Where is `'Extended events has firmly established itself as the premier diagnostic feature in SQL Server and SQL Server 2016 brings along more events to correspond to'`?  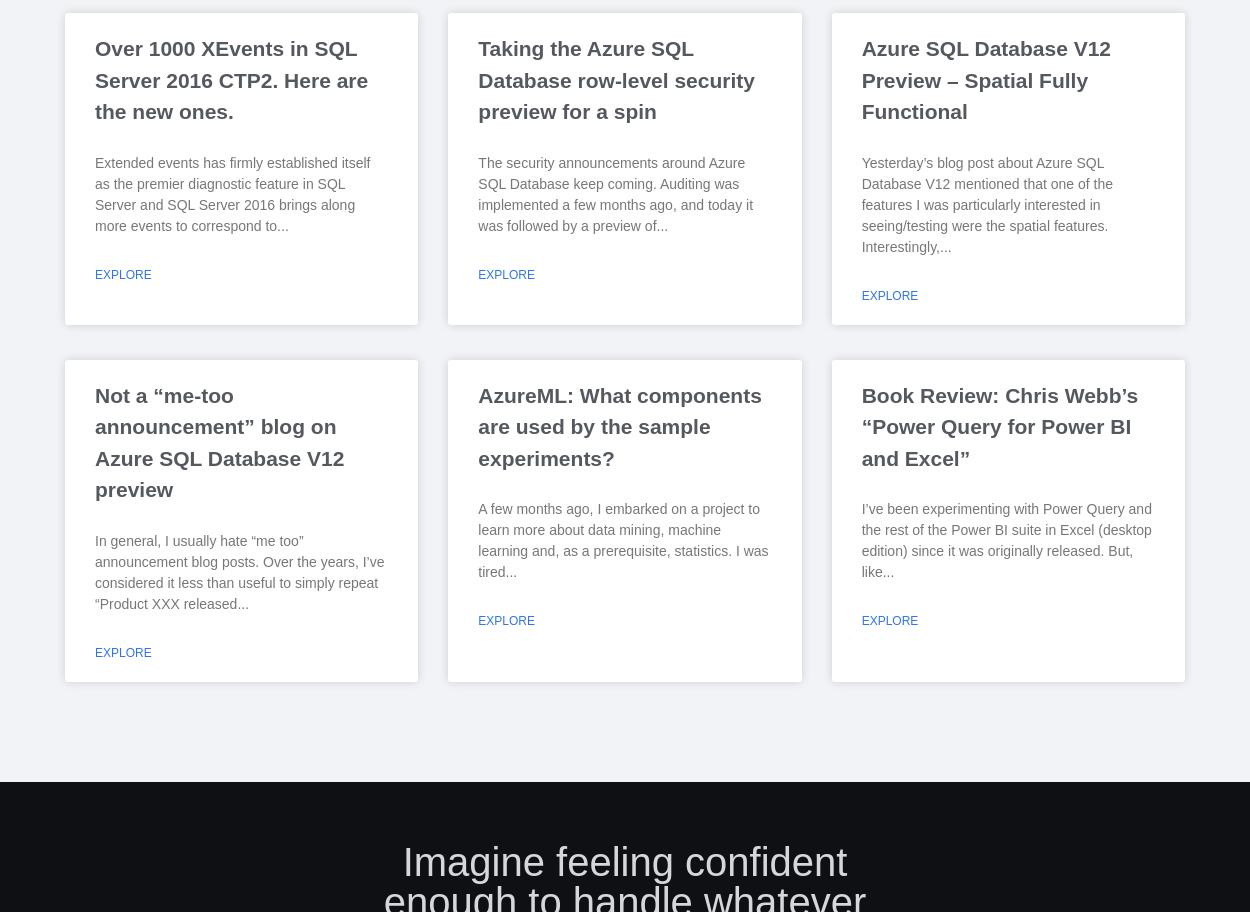 'Extended events has firmly established itself as the premier diagnostic feature in SQL Server and SQL Server 2016 brings along more events to correspond to' is located at coordinates (94, 192).